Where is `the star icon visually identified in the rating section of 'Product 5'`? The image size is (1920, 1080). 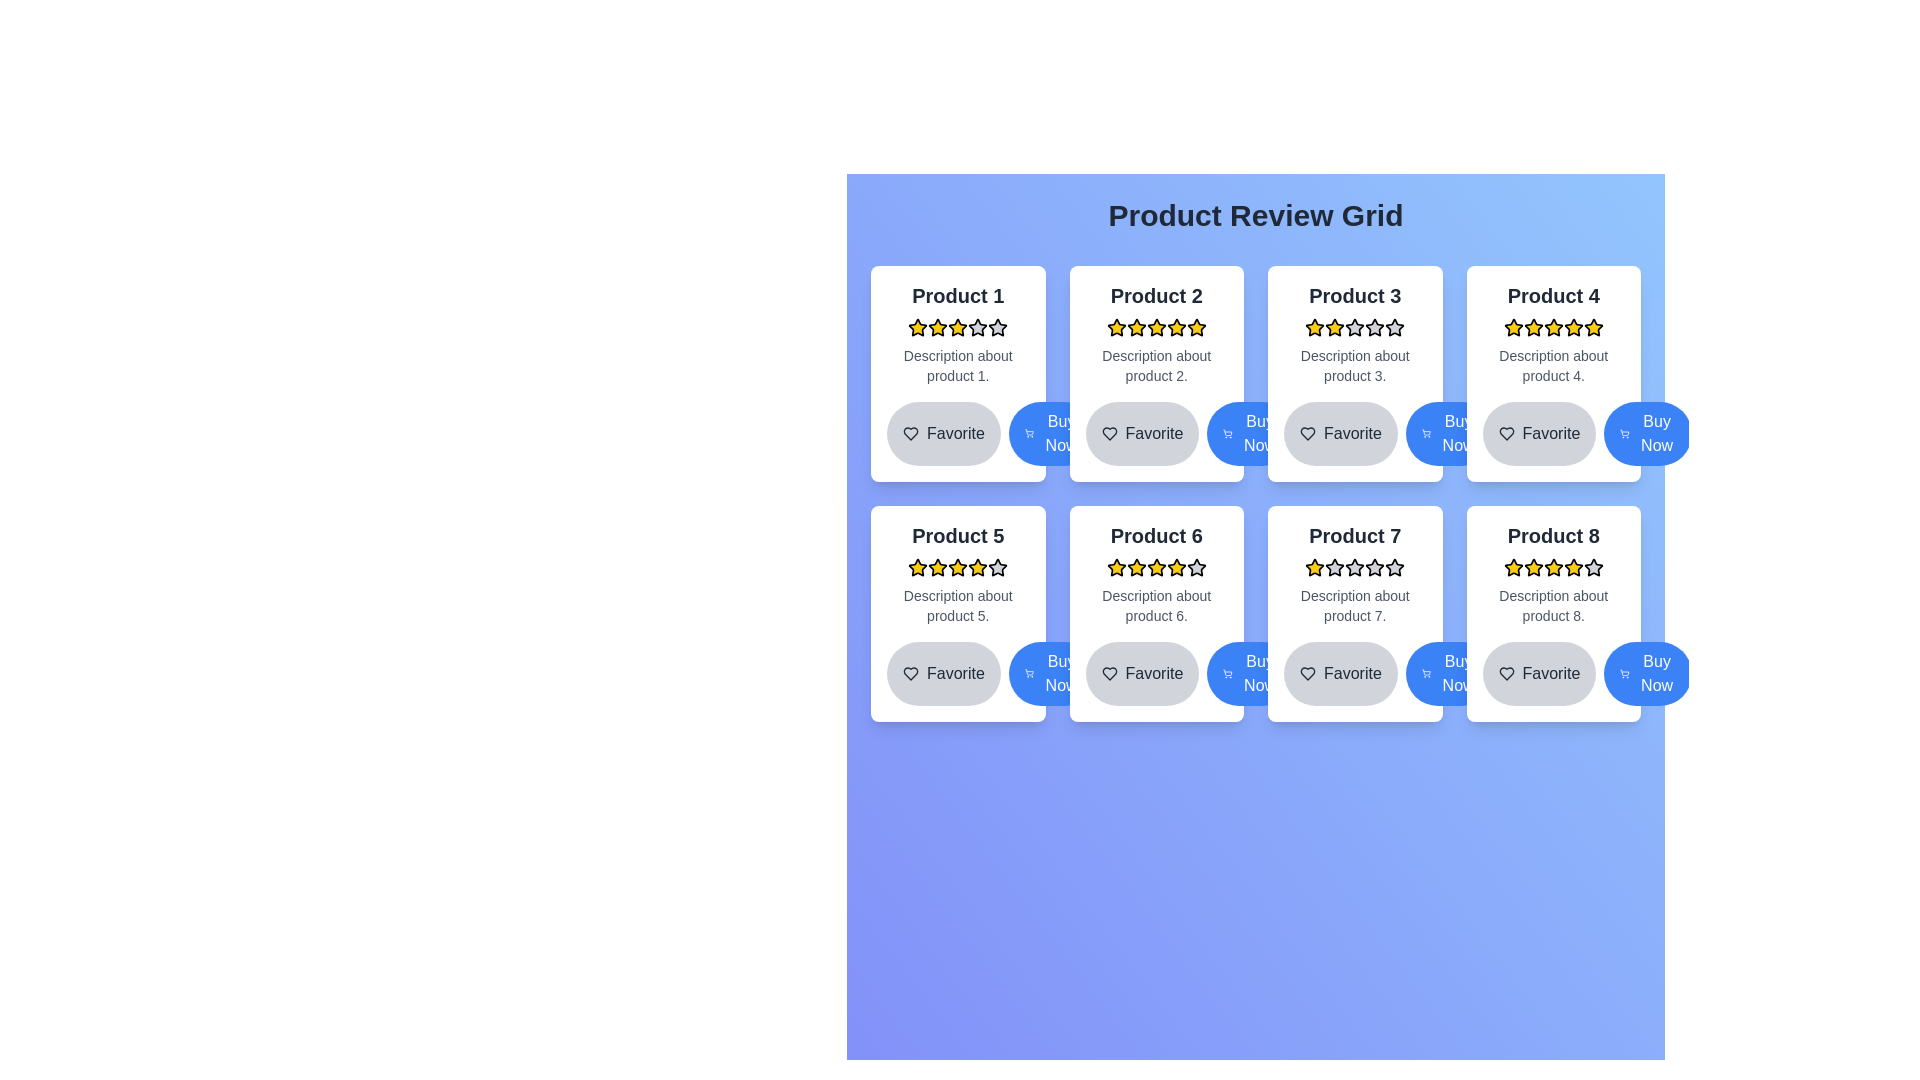 the star icon visually identified in the rating section of 'Product 5' is located at coordinates (917, 567).